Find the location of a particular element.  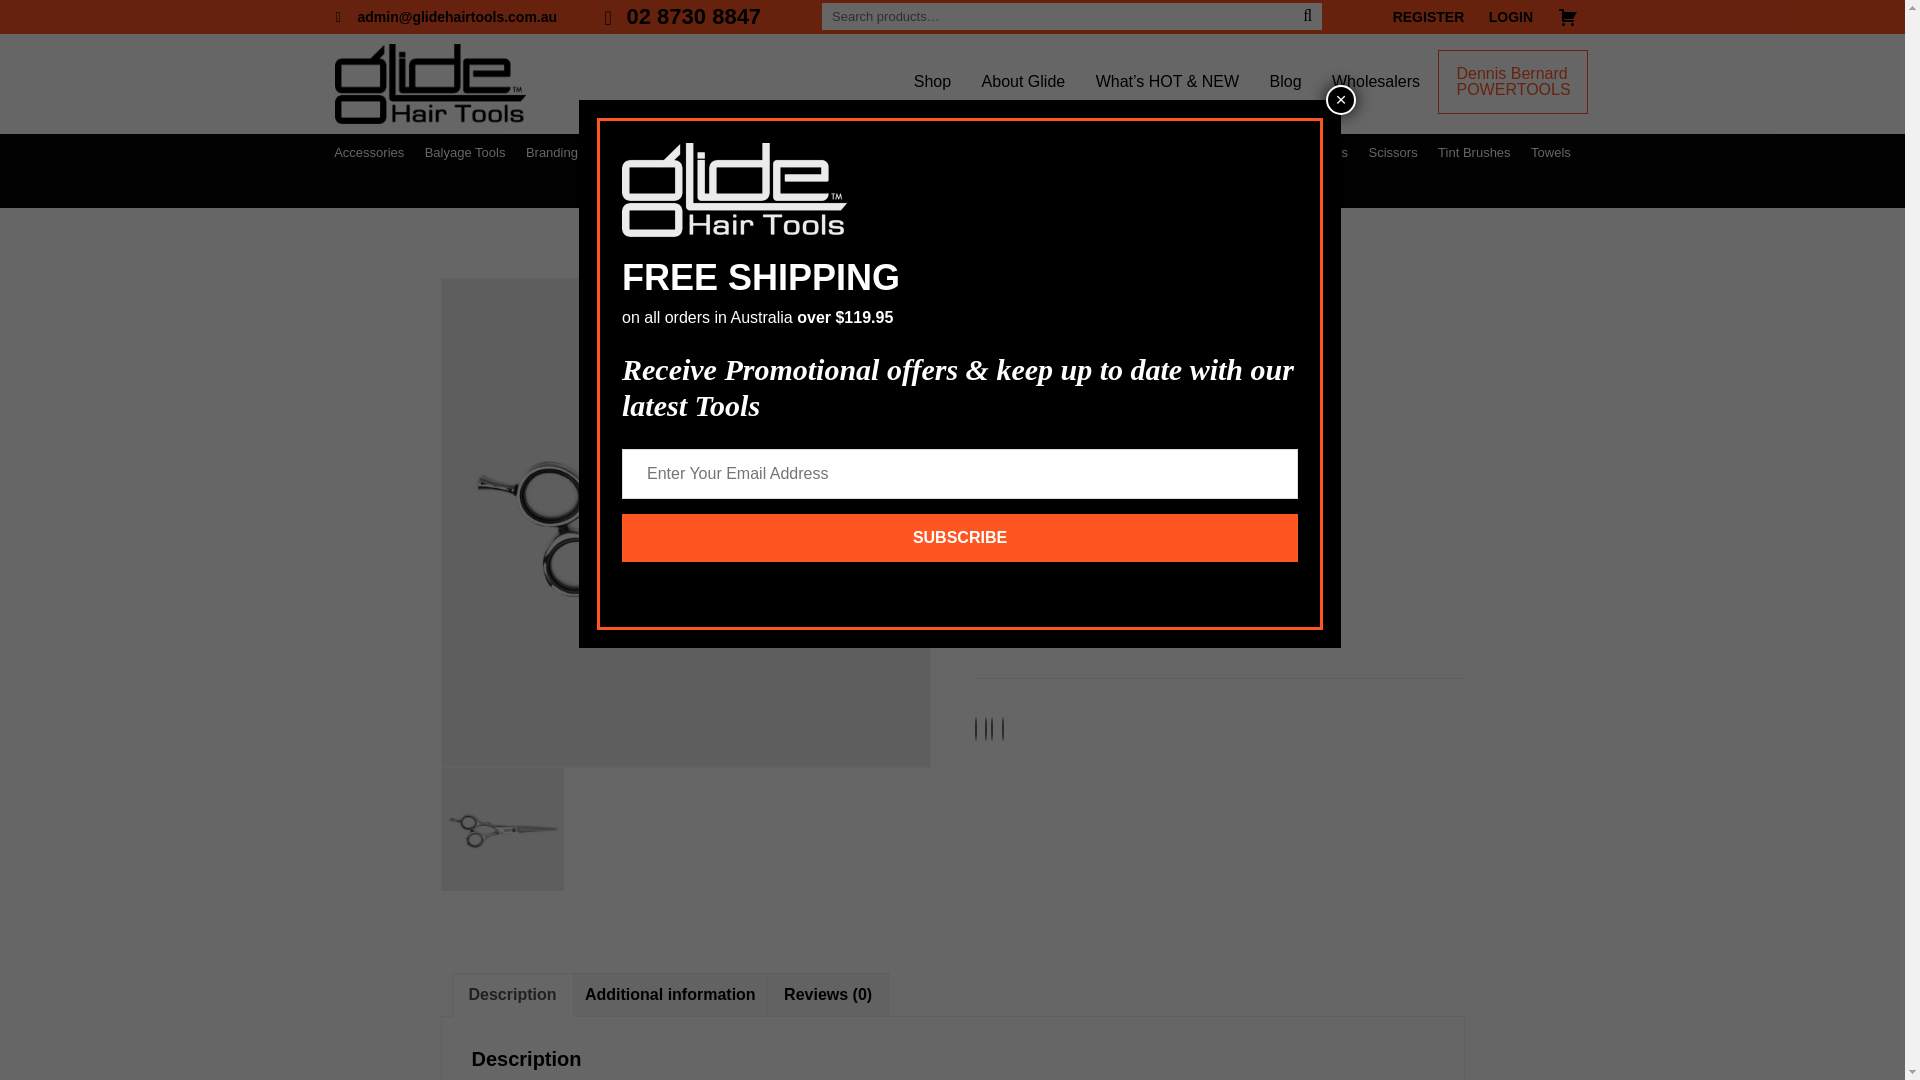

'LOGIN TO SEE THE PRICE' is located at coordinates (1097, 535).